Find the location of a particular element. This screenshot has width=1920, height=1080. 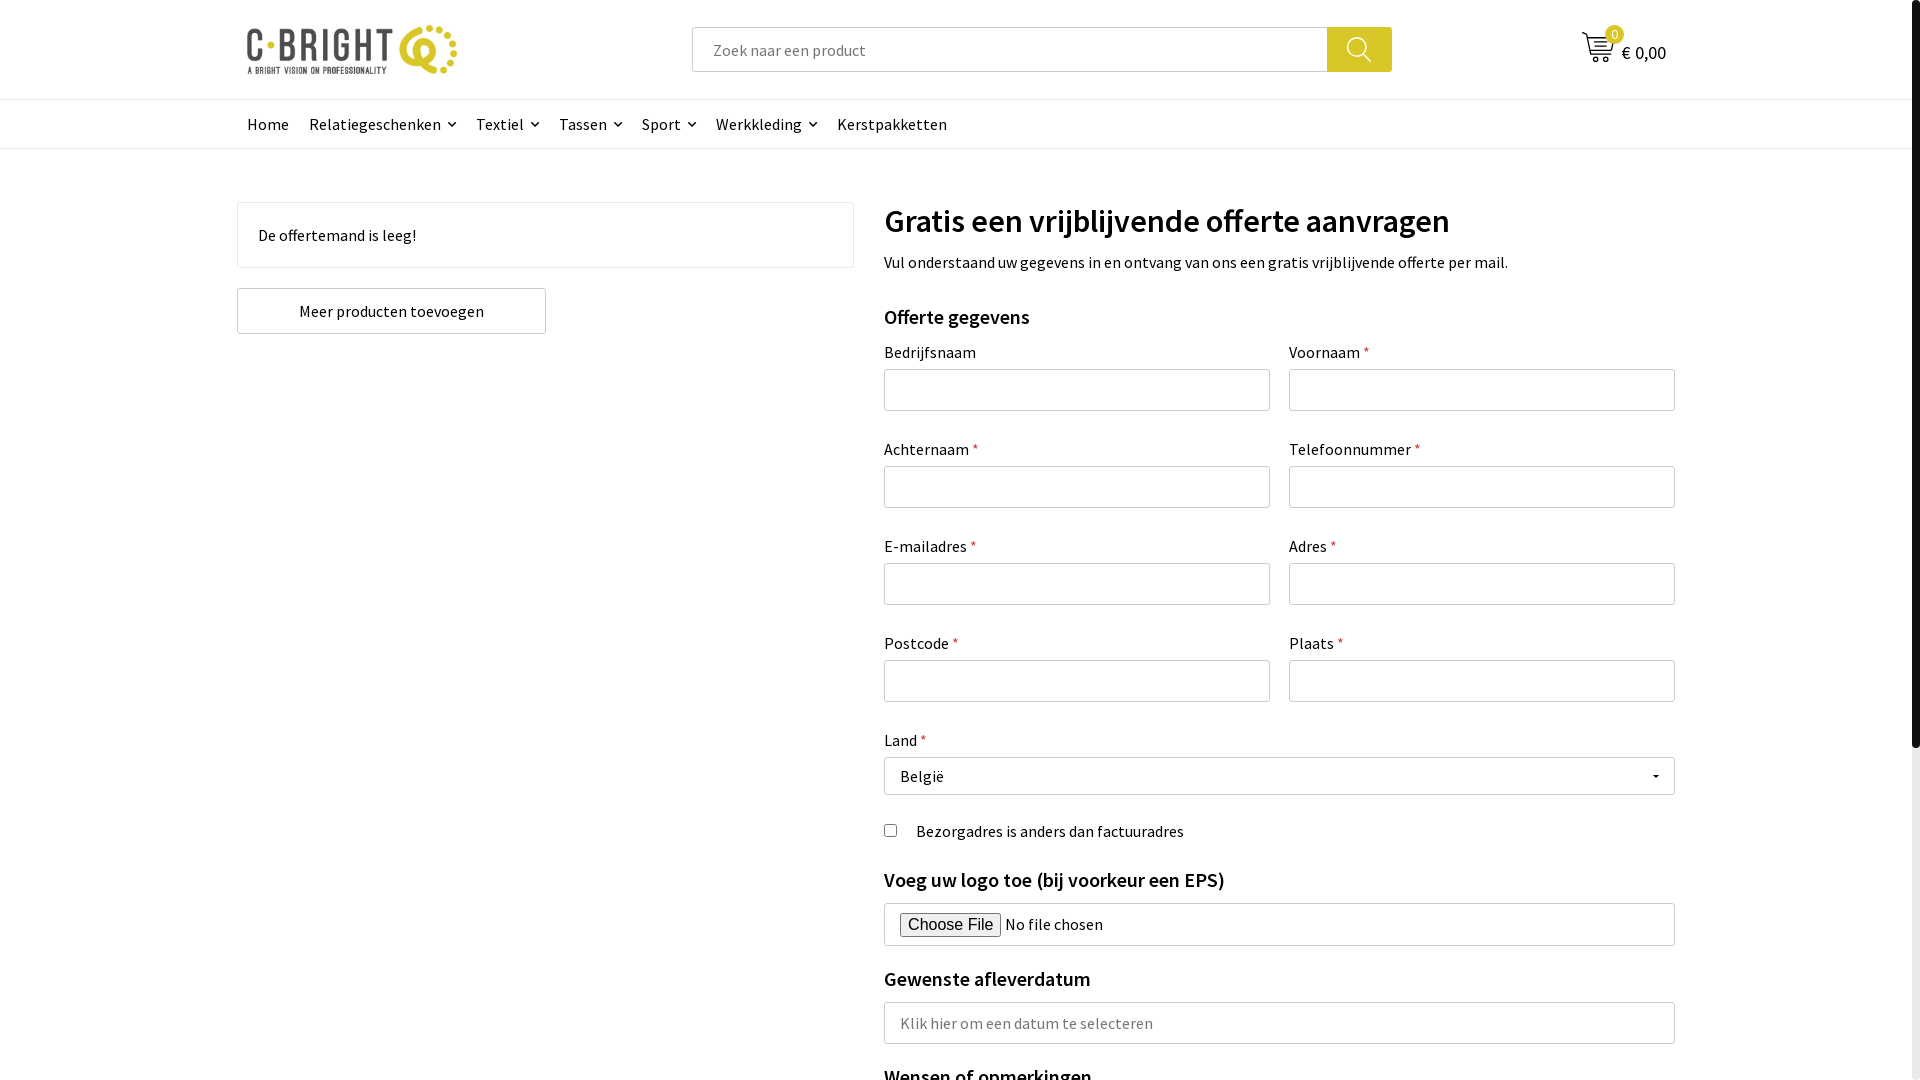

'Sport' is located at coordinates (668, 123).